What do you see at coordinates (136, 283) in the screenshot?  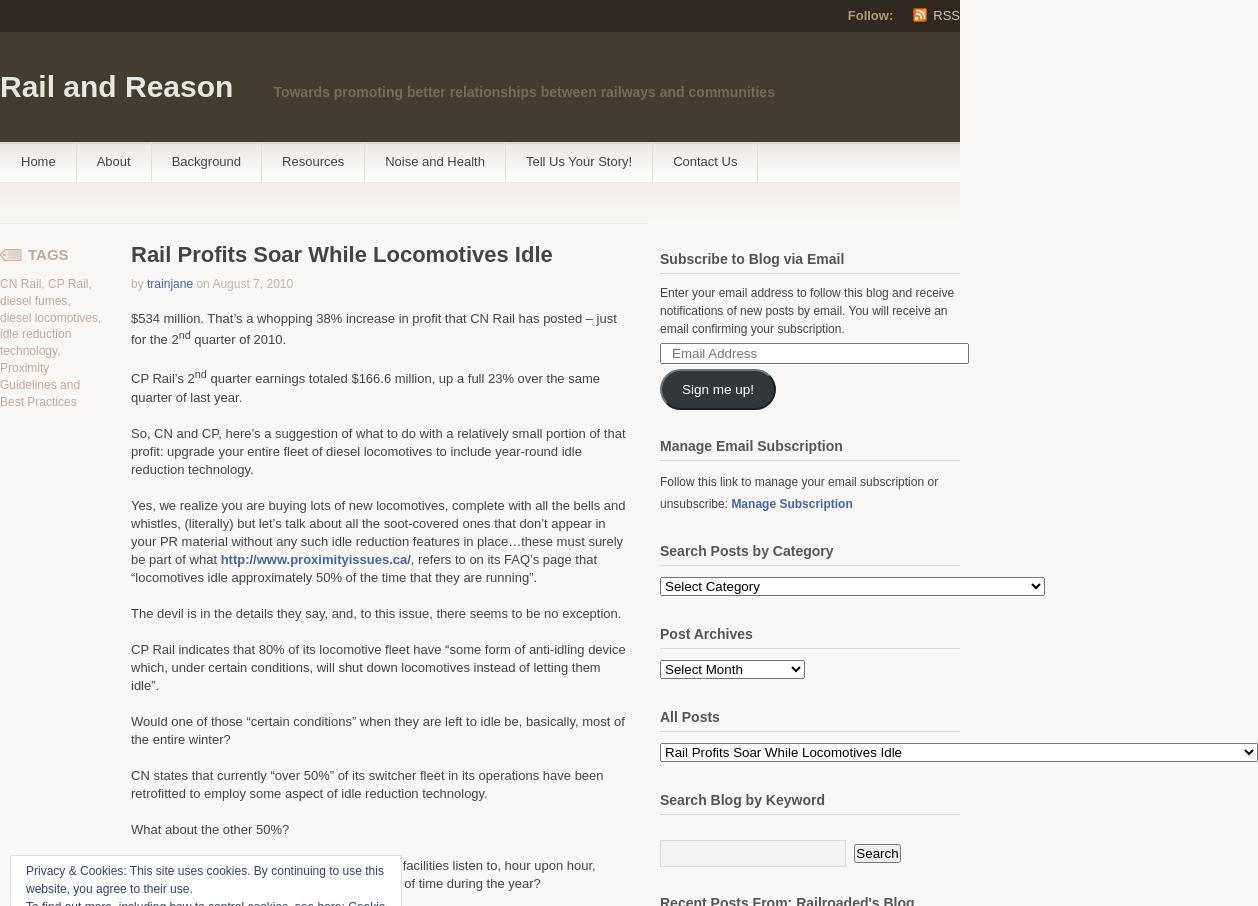 I see `'by'` at bounding box center [136, 283].